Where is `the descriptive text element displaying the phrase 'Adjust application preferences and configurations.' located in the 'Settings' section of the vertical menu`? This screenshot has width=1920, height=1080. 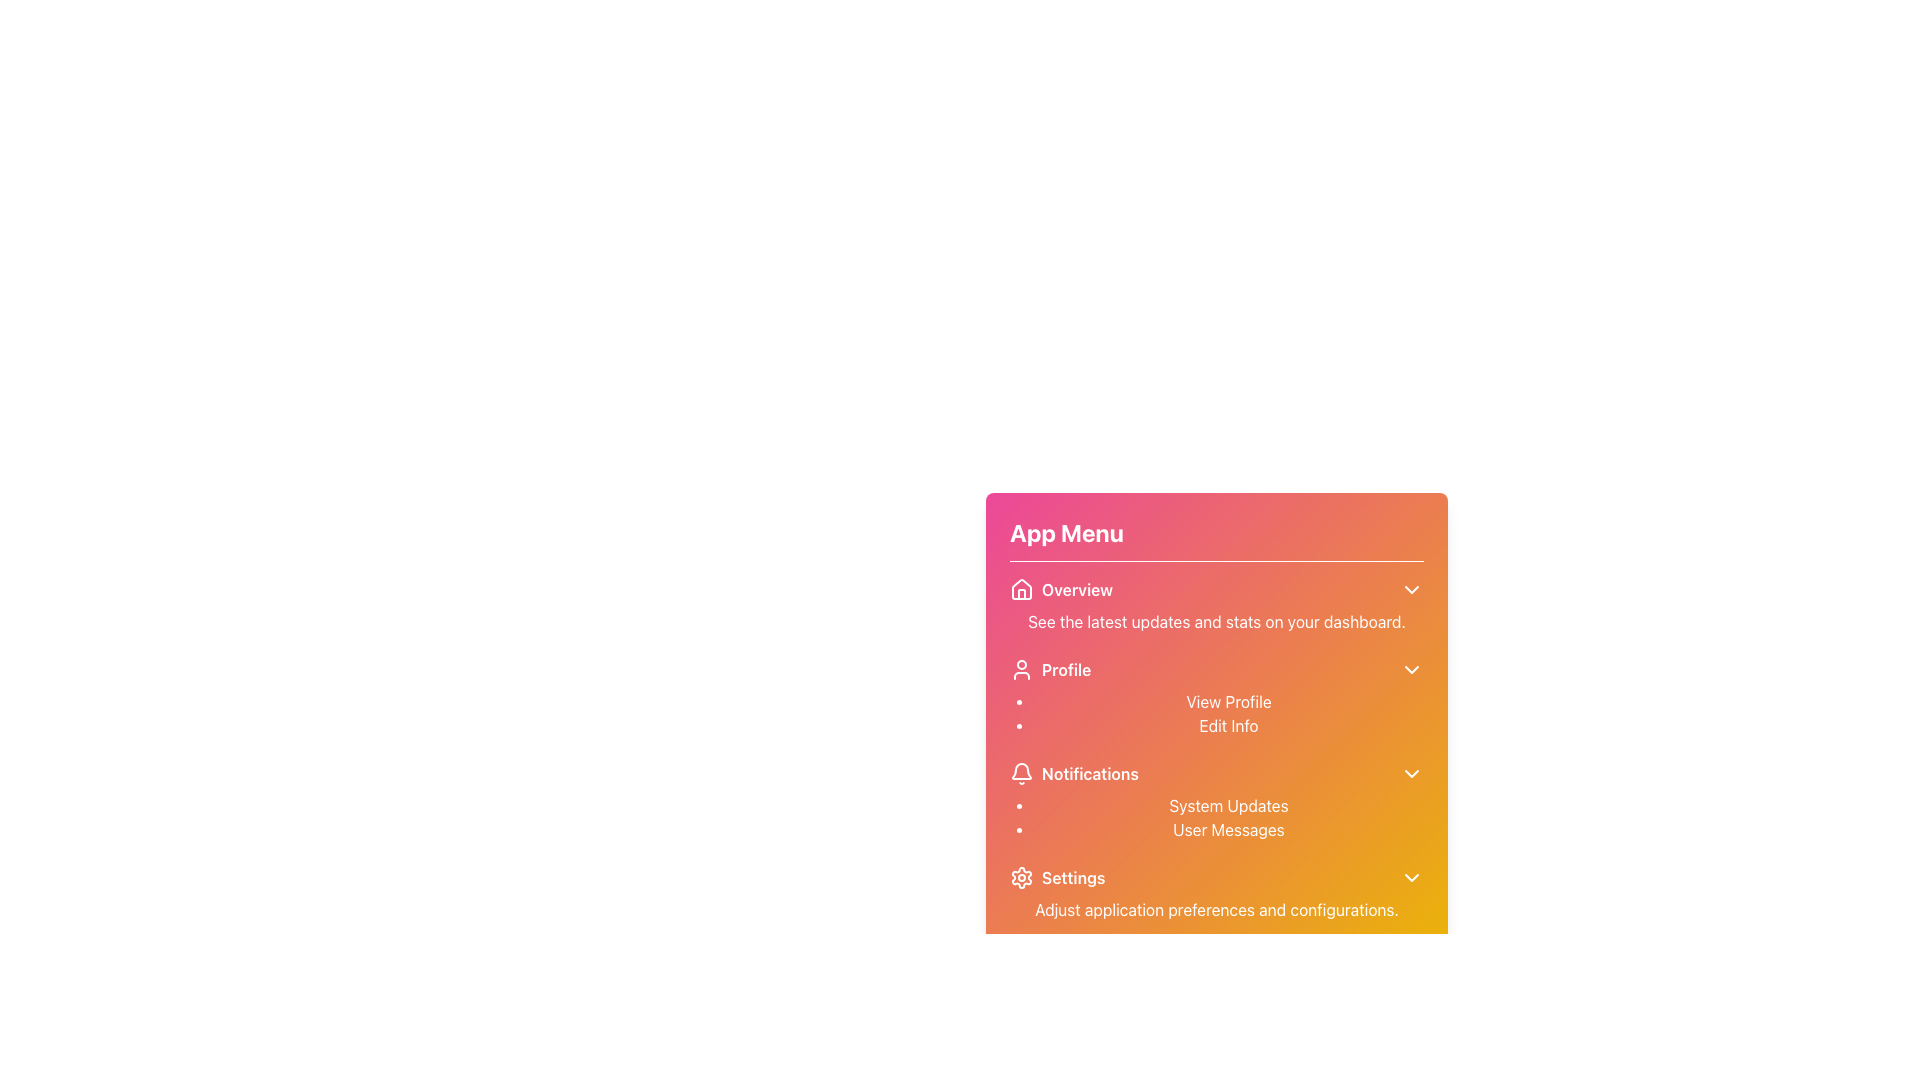
the descriptive text element displaying the phrase 'Adjust application preferences and configurations.' located in the 'Settings' section of the vertical menu is located at coordinates (1216, 910).